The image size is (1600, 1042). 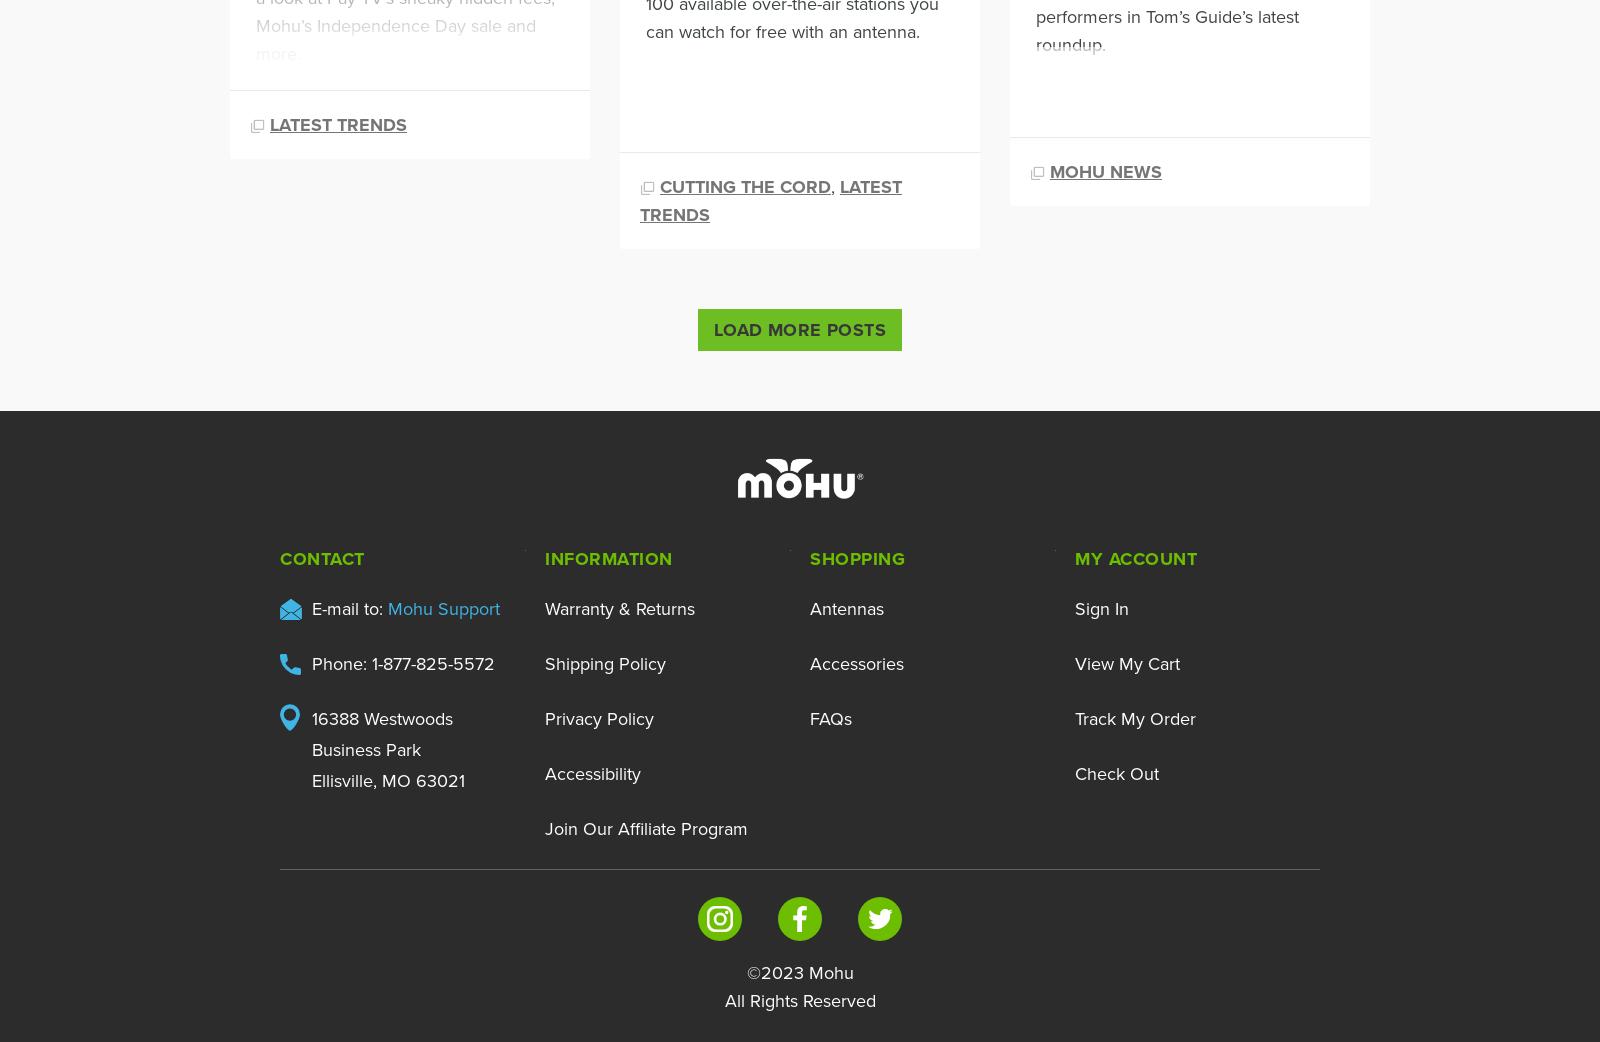 What do you see at coordinates (834, 184) in the screenshot?
I see `','` at bounding box center [834, 184].